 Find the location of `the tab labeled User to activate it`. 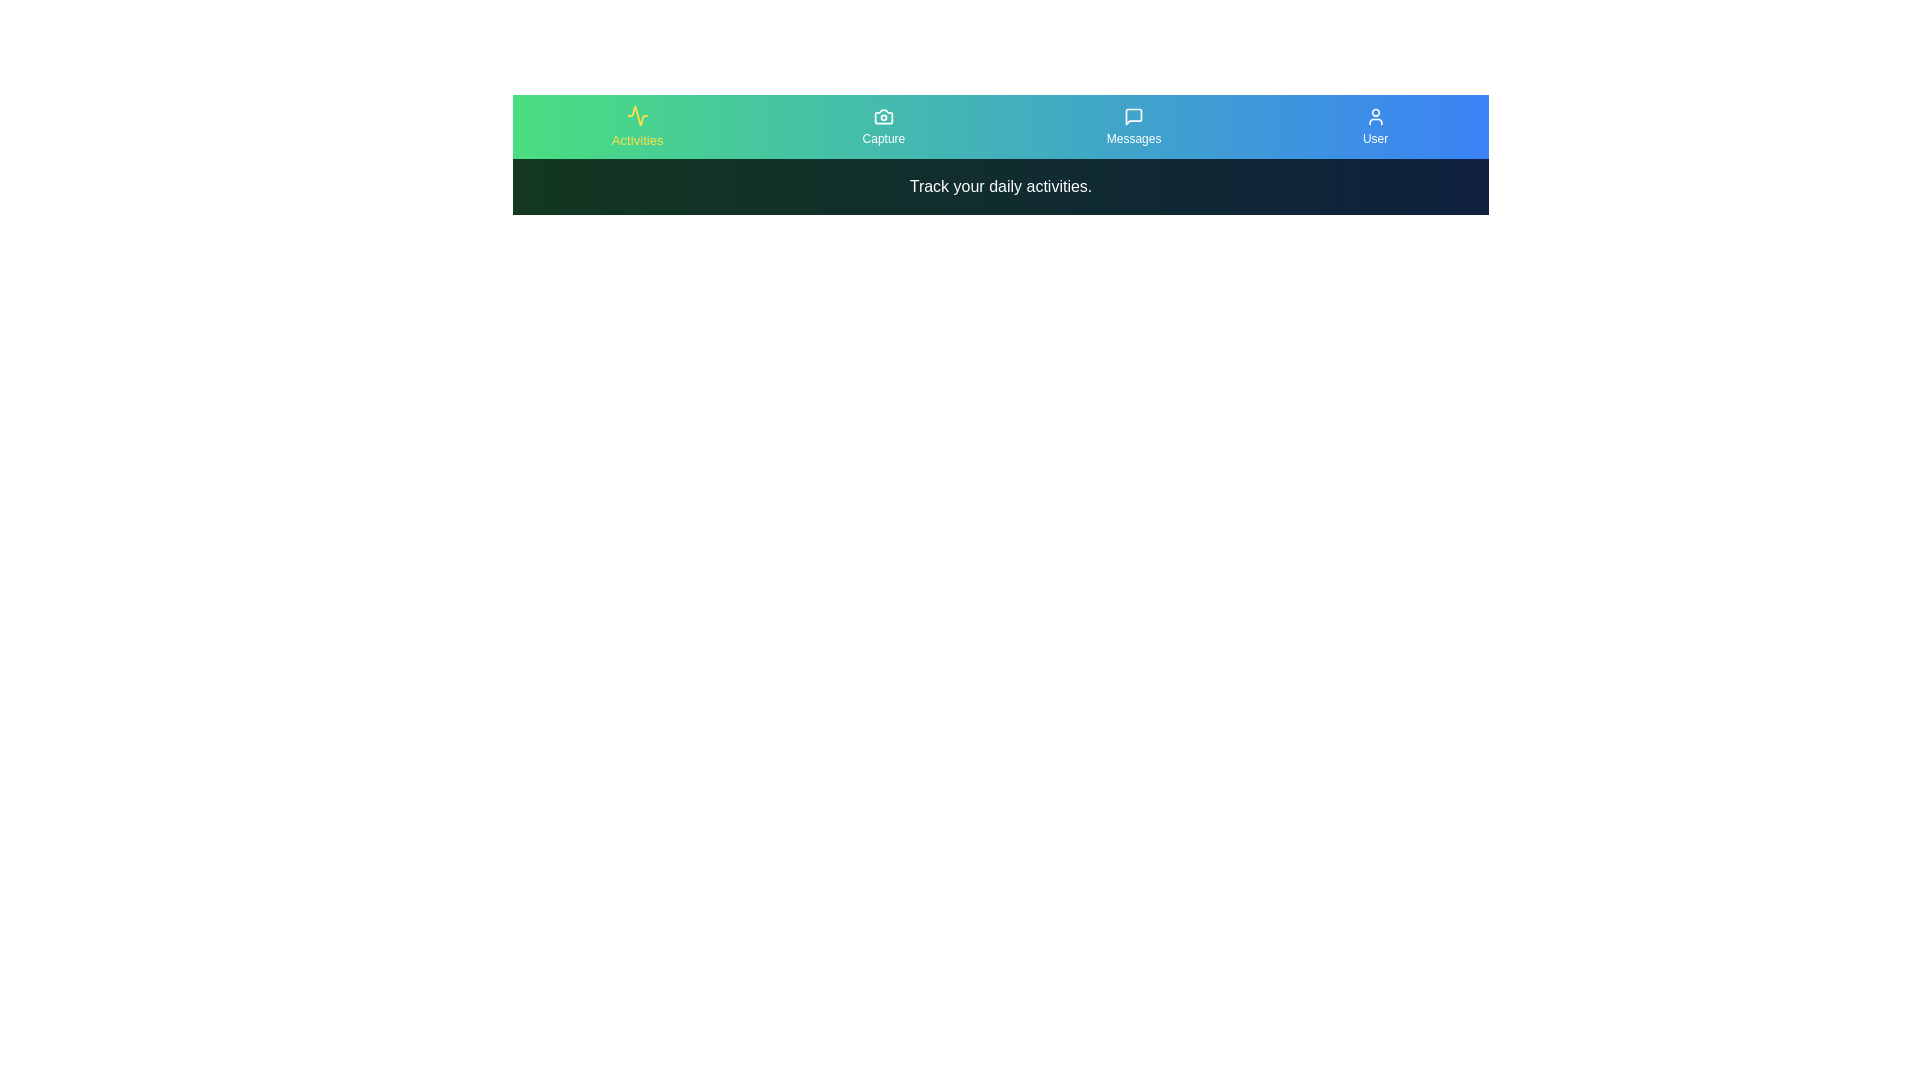

the tab labeled User to activate it is located at coordinates (1374, 127).